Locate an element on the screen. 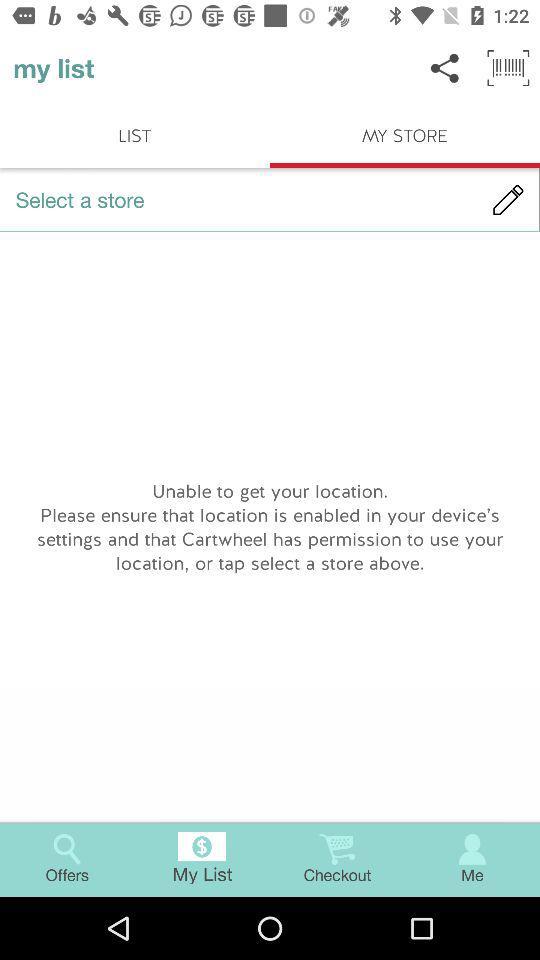 The image size is (540, 960). item next to the my list icon is located at coordinates (445, 68).